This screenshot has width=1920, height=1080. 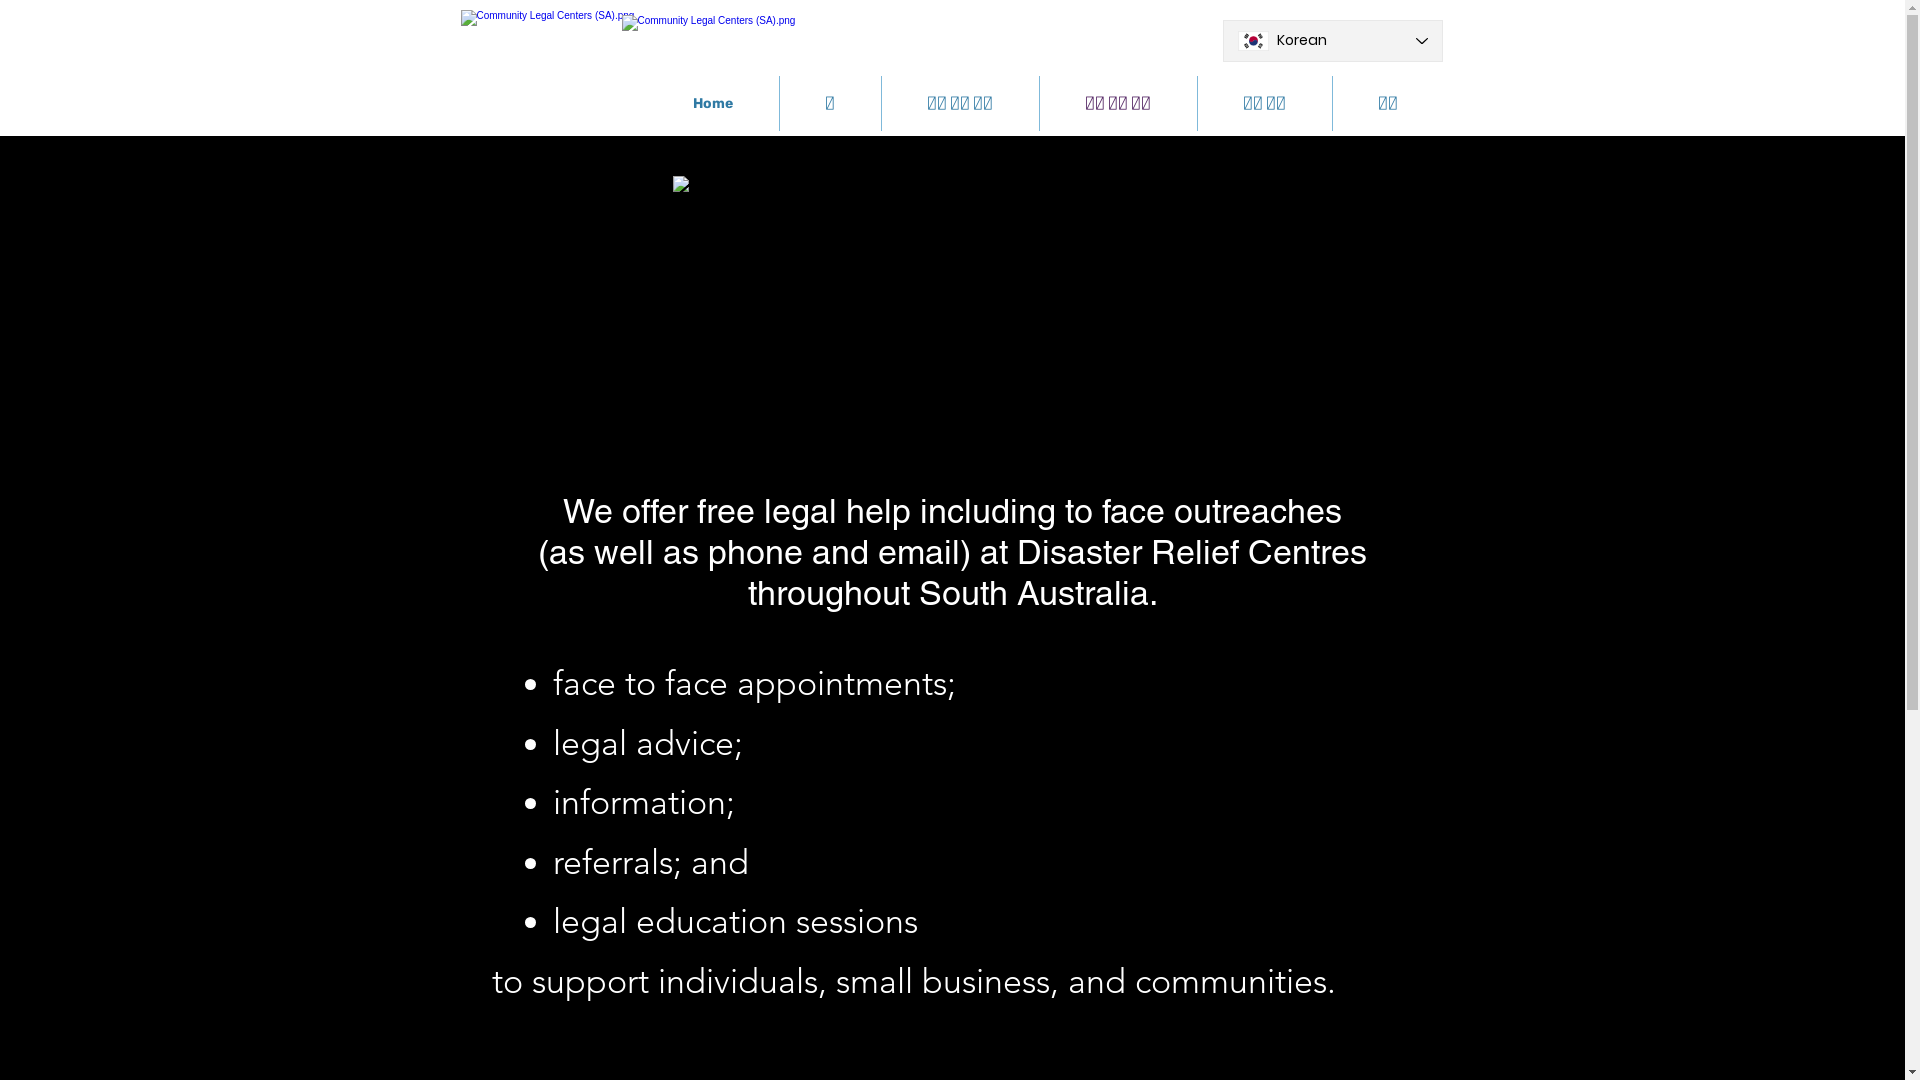 I want to click on 'Home', so click(x=648, y=103).